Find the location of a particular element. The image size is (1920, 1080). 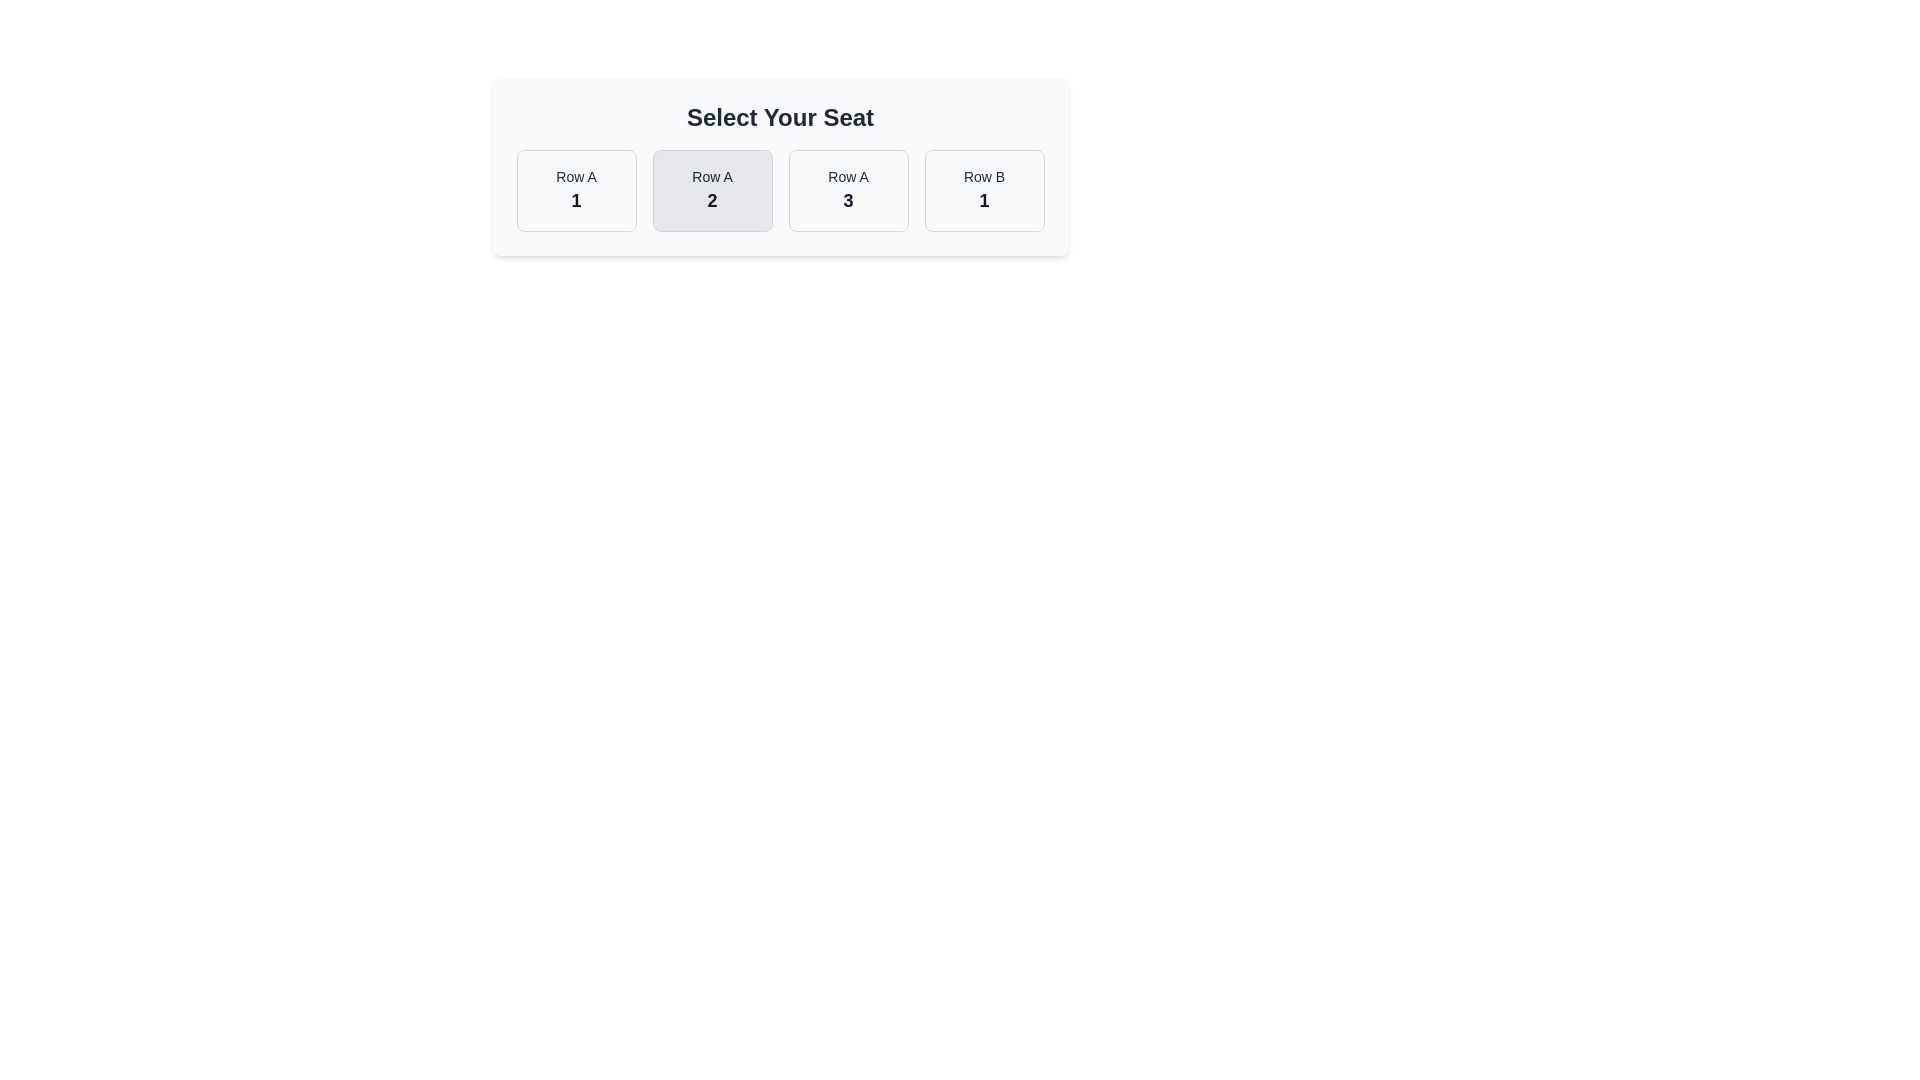

the button representing the option for 'Row A 3' to indicate a selection in the seat selection process is located at coordinates (848, 191).